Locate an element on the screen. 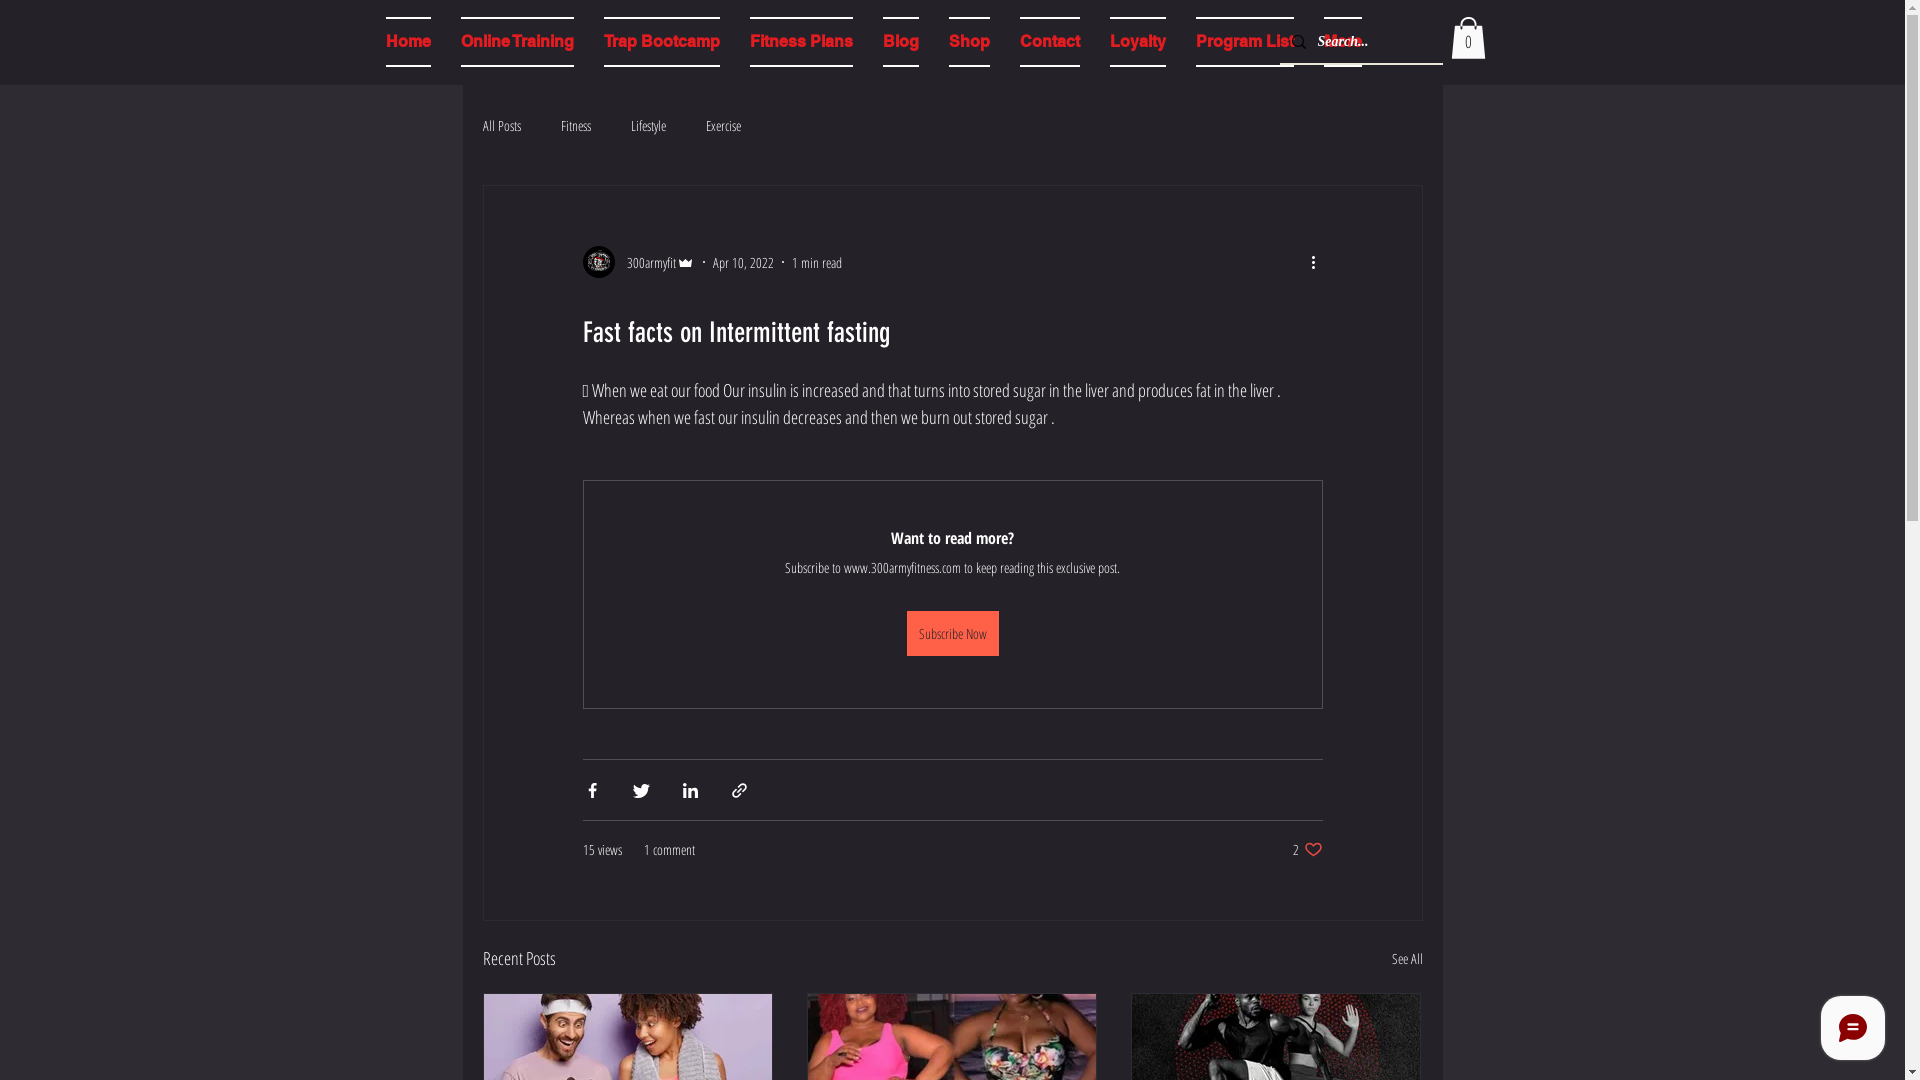  'Lifestyle' is located at coordinates (647, 125).